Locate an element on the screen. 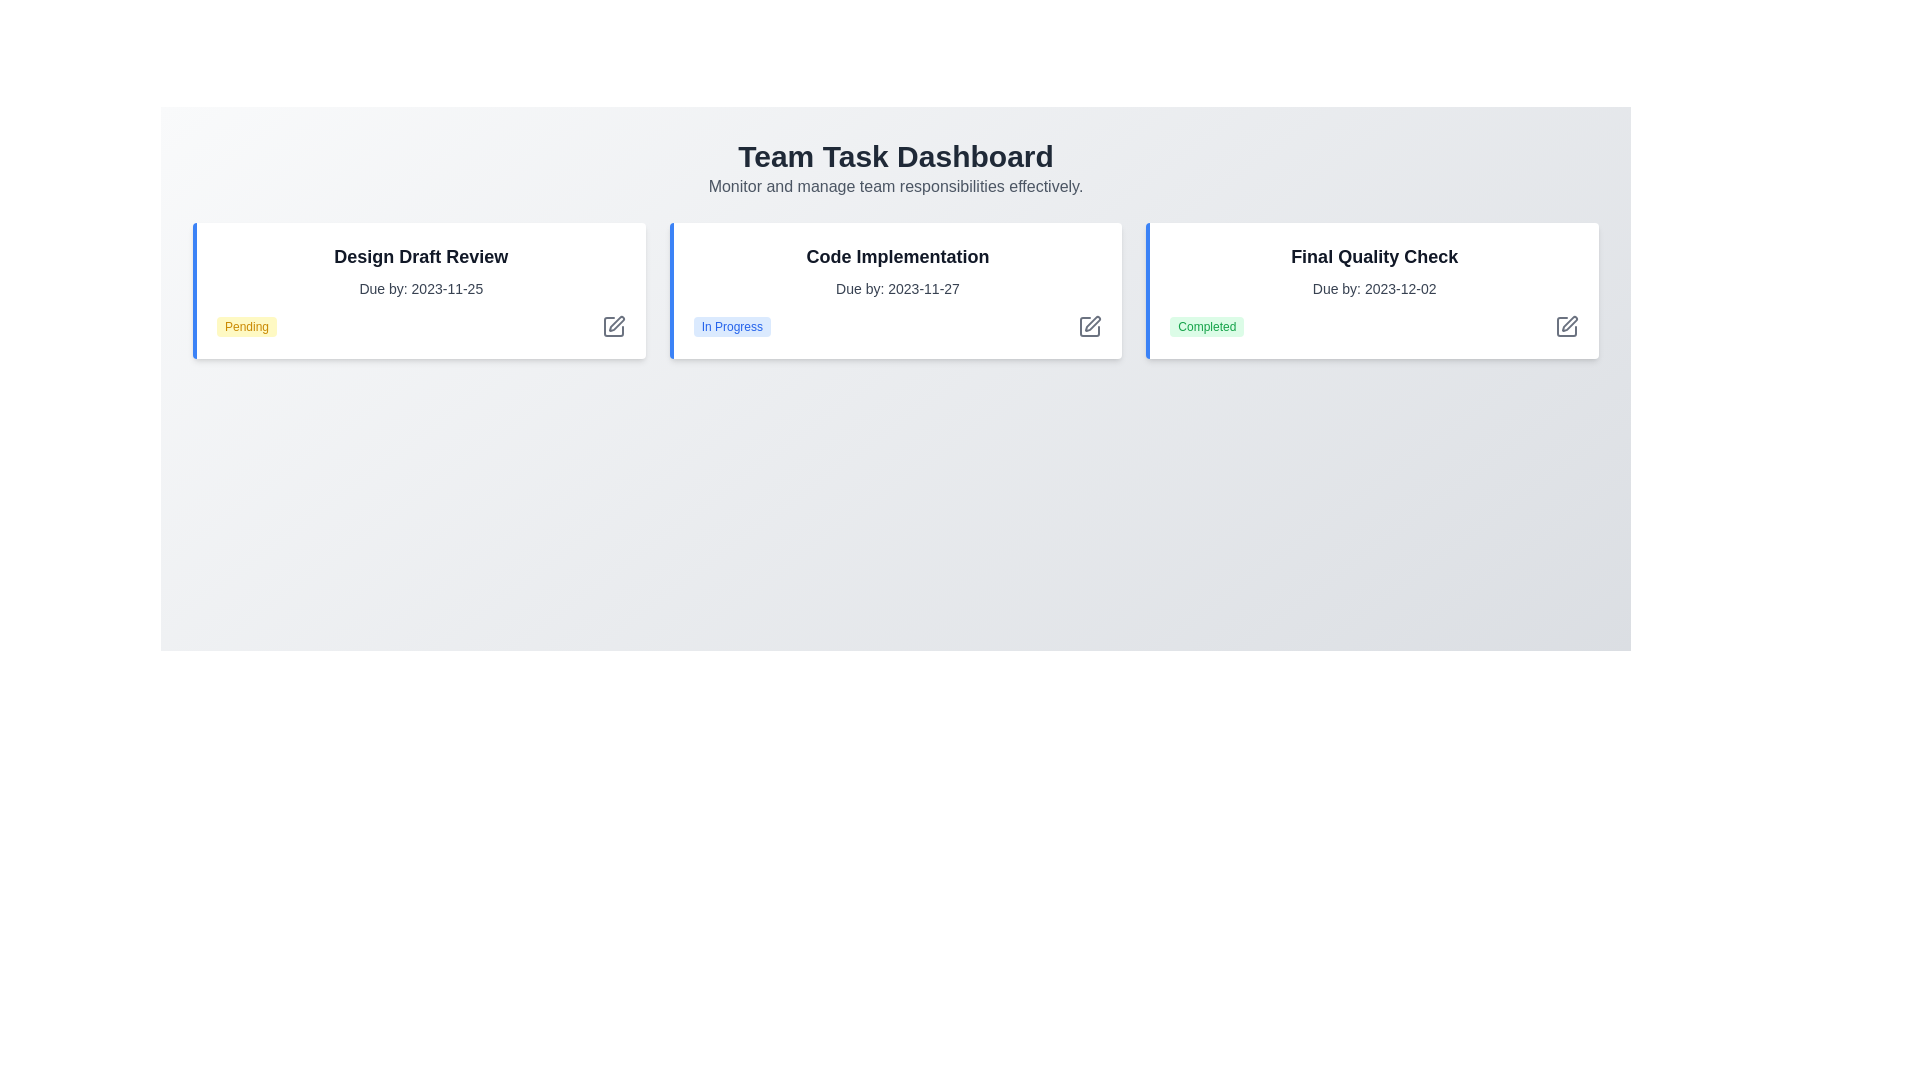 The width and height of the screenshot is (1920, 1080). the edit icon button located to the right of the 'Pending' label in the 'Design Draft Review' card is located at coordinates (612, 326).